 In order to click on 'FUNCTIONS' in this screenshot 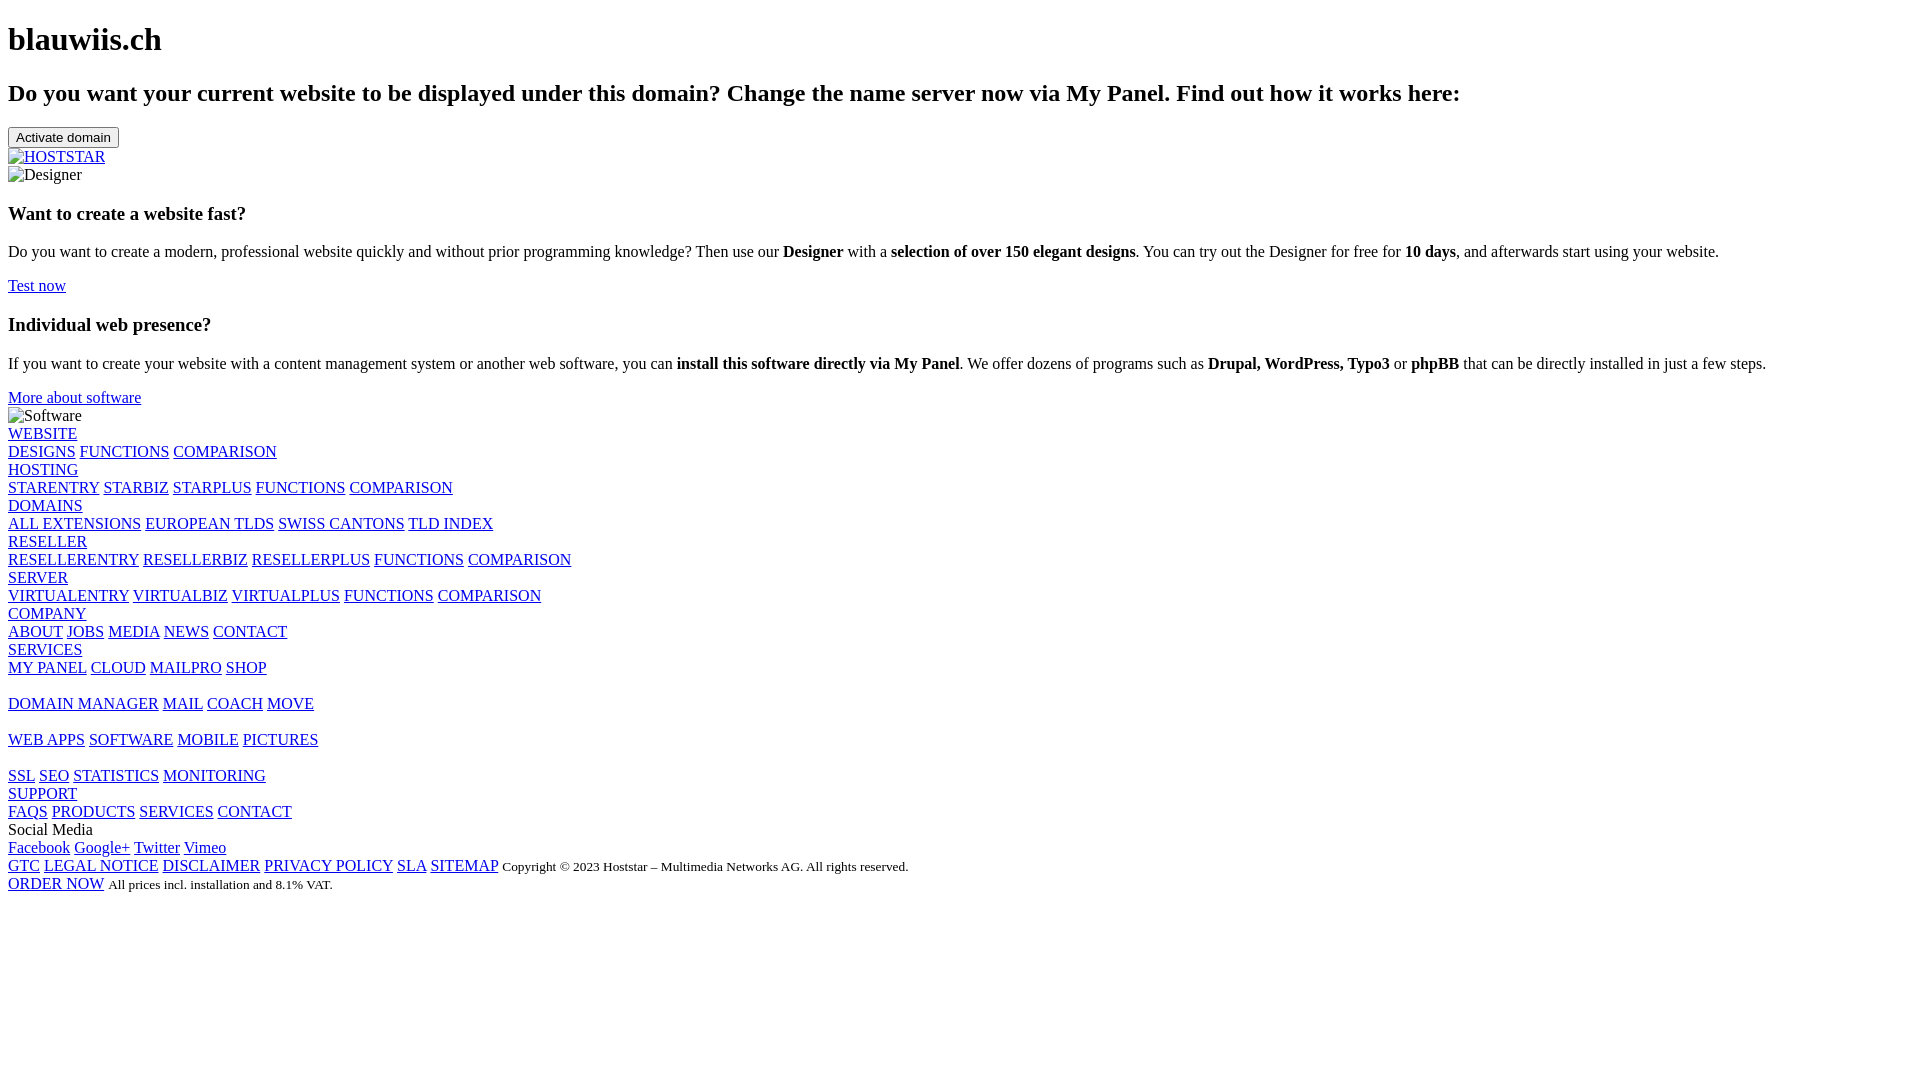, I will do `click(123, 451)`.